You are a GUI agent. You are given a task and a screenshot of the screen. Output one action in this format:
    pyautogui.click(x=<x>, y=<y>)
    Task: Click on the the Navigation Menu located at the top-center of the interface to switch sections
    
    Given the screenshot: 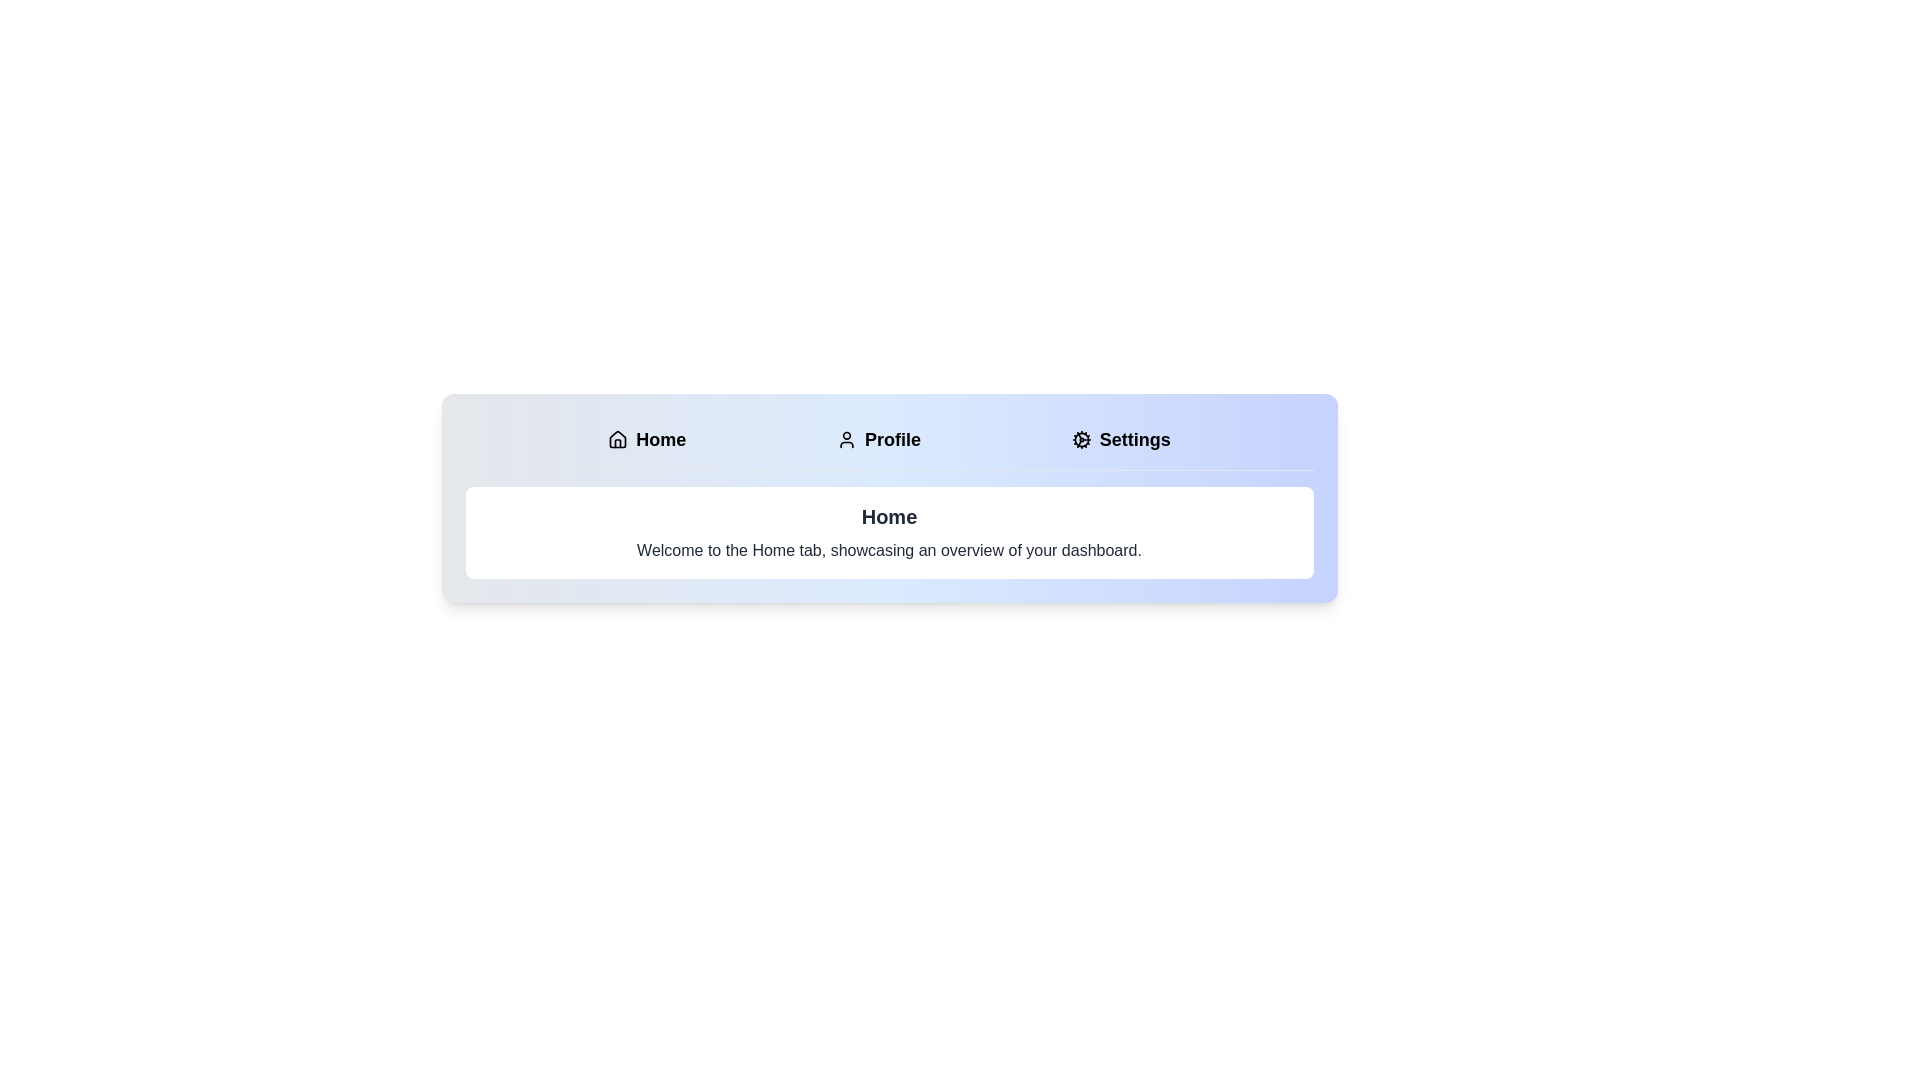 What is the action you would take?
    pyautogui.click(x=888, y=443)
    